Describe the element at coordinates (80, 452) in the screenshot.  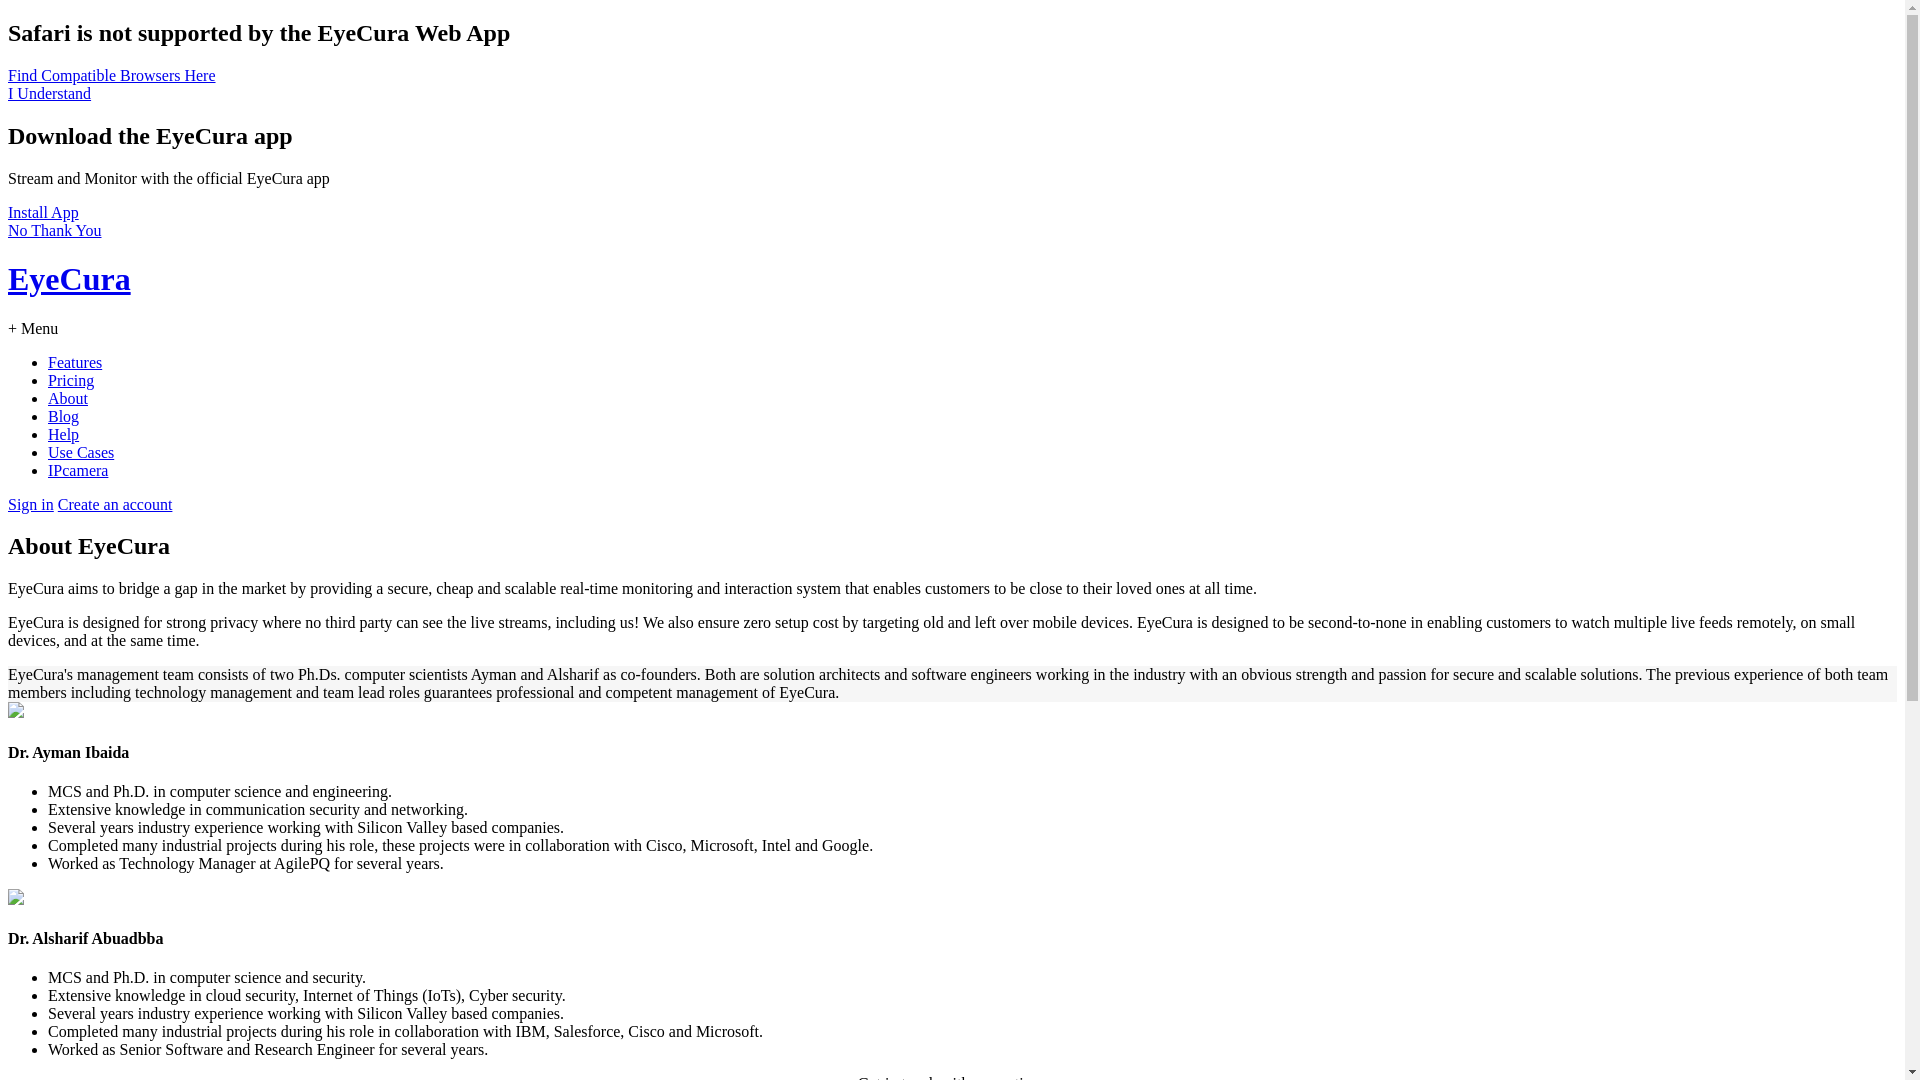
I see `'Use Cases'` at that location.